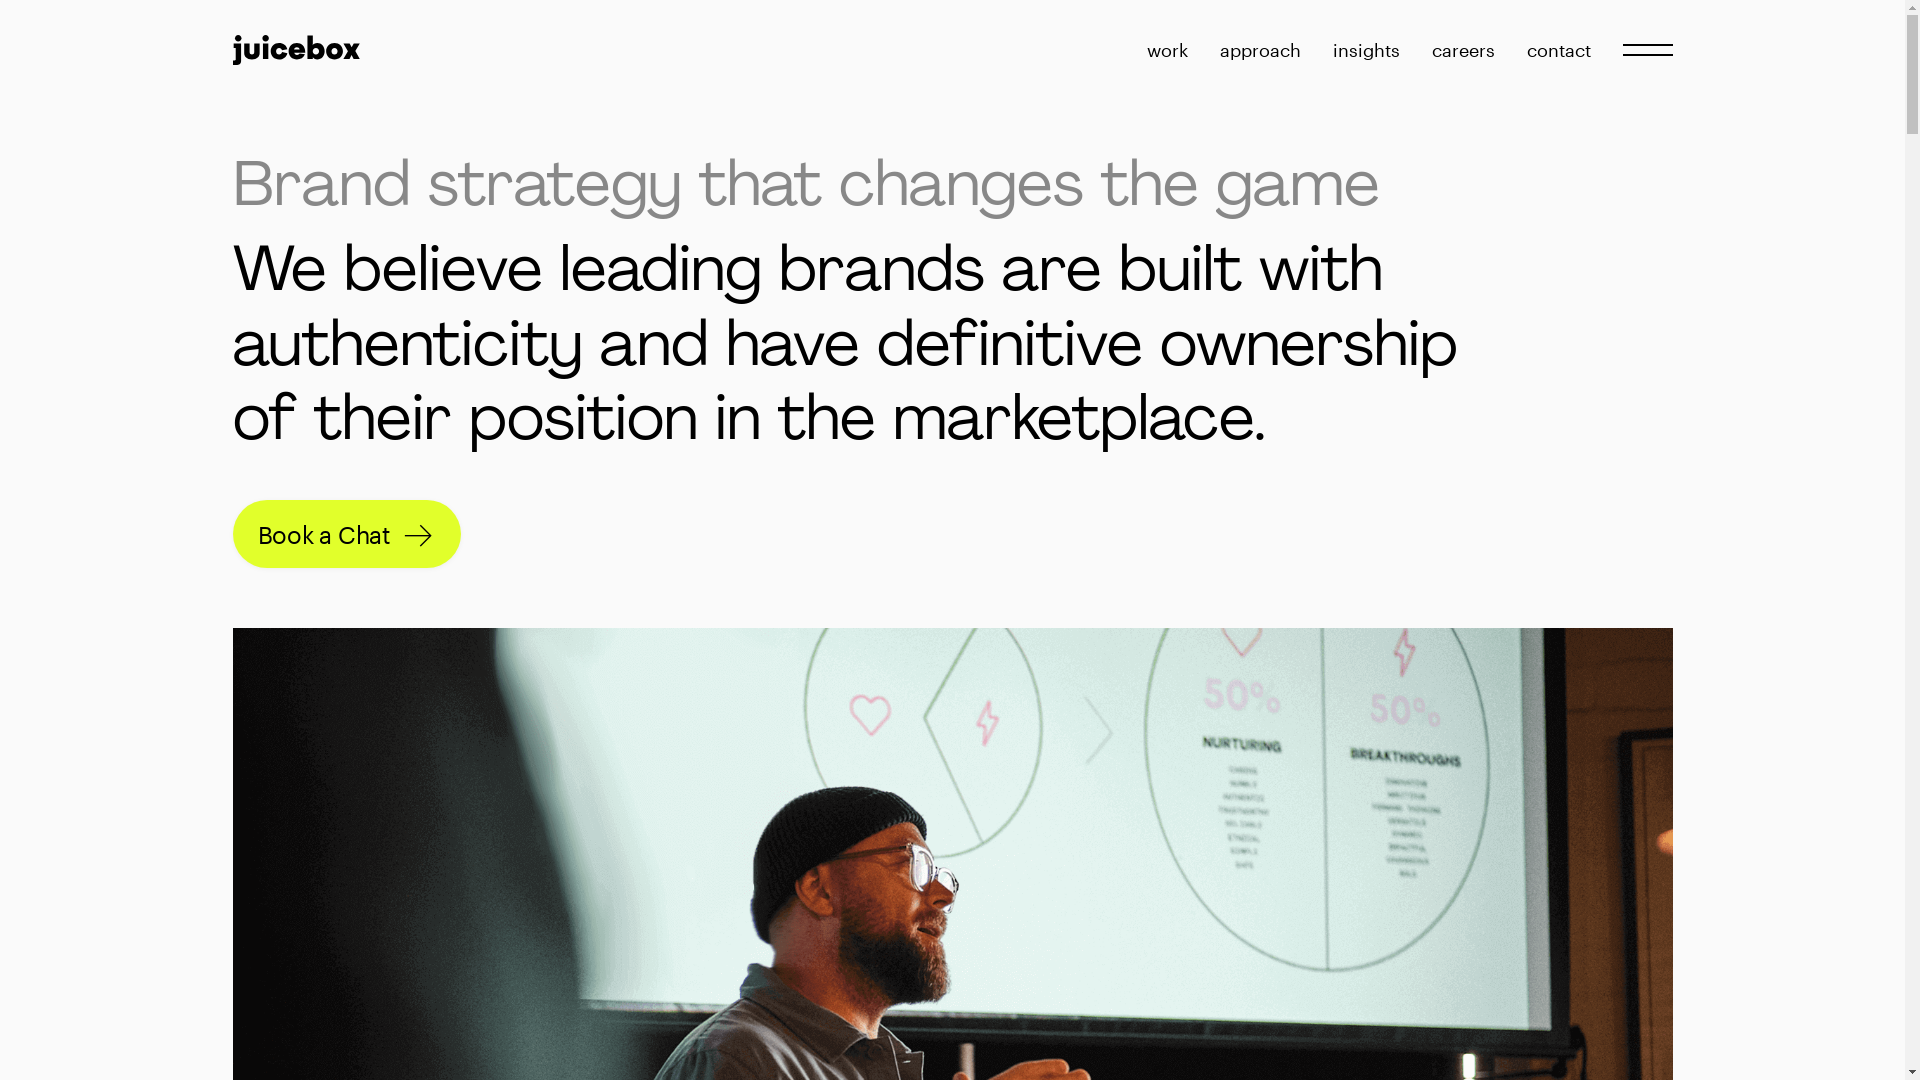 Image resolution: width=1920 pixels, height=1080 pixels. I want to click on 'contact', so click(1557, 48).